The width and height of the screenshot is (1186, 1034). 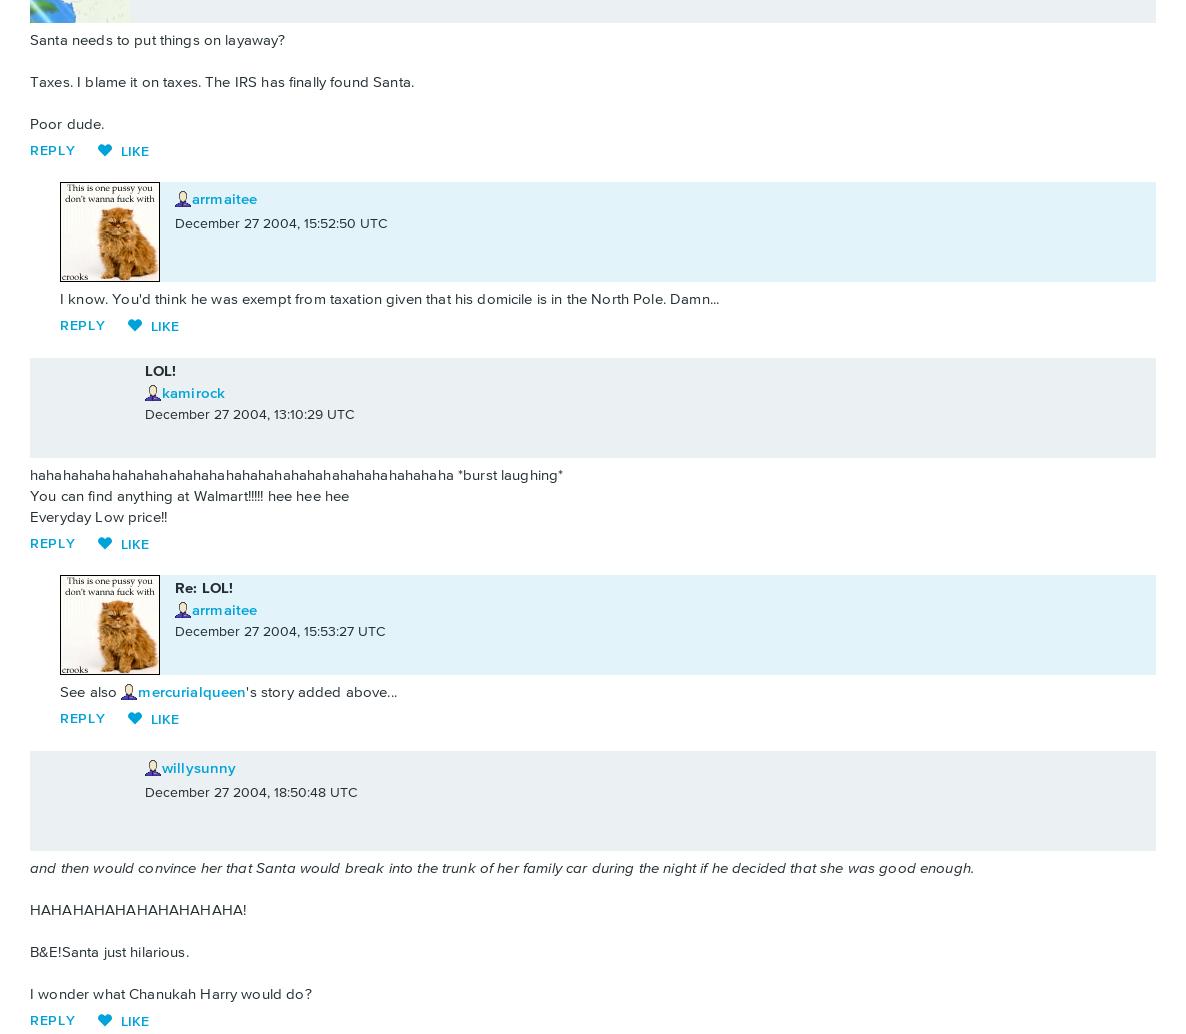 What do you see at coordinates (189, 494) in the screenshot?
I see `'You can find anything at Walmart!!!!! hee hee hee'` at bounding box center [189, 494].